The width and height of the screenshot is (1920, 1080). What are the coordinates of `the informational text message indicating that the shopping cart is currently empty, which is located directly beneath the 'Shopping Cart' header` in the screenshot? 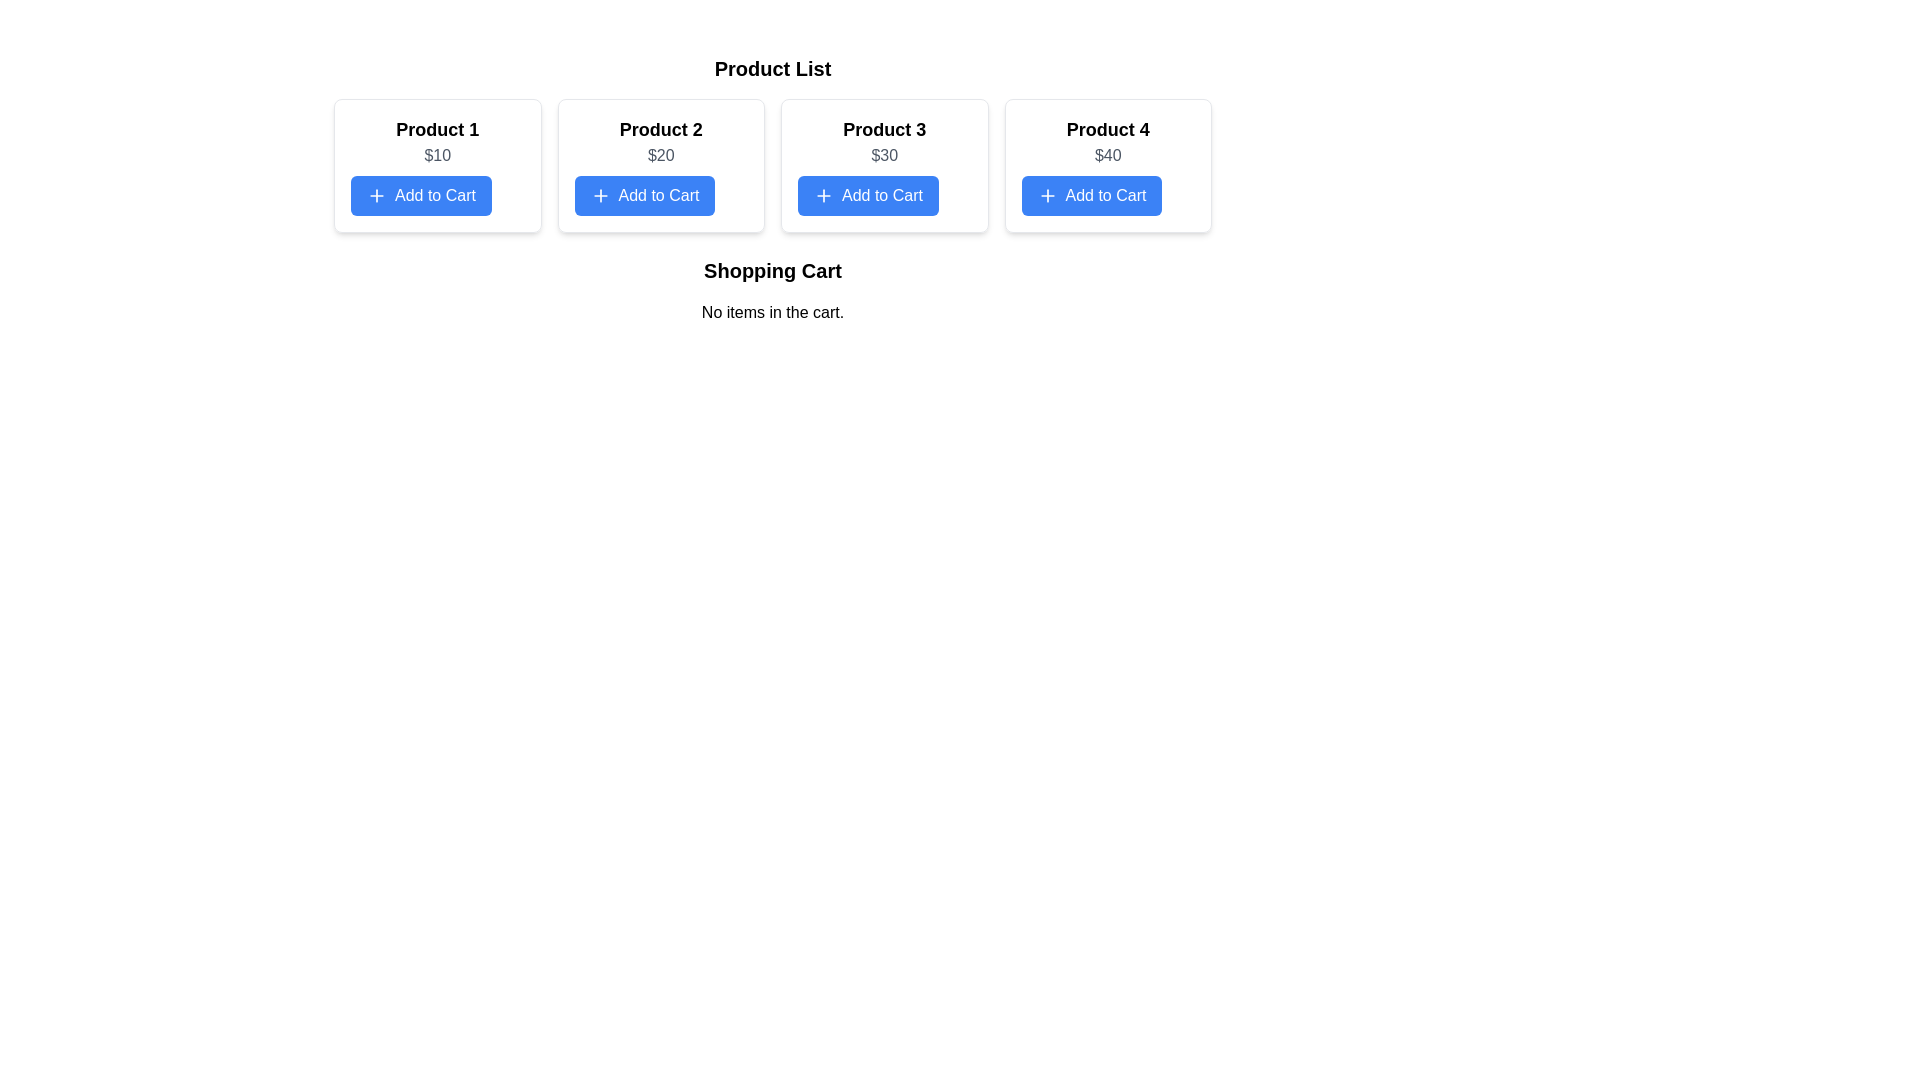 It's located at (771, 312).